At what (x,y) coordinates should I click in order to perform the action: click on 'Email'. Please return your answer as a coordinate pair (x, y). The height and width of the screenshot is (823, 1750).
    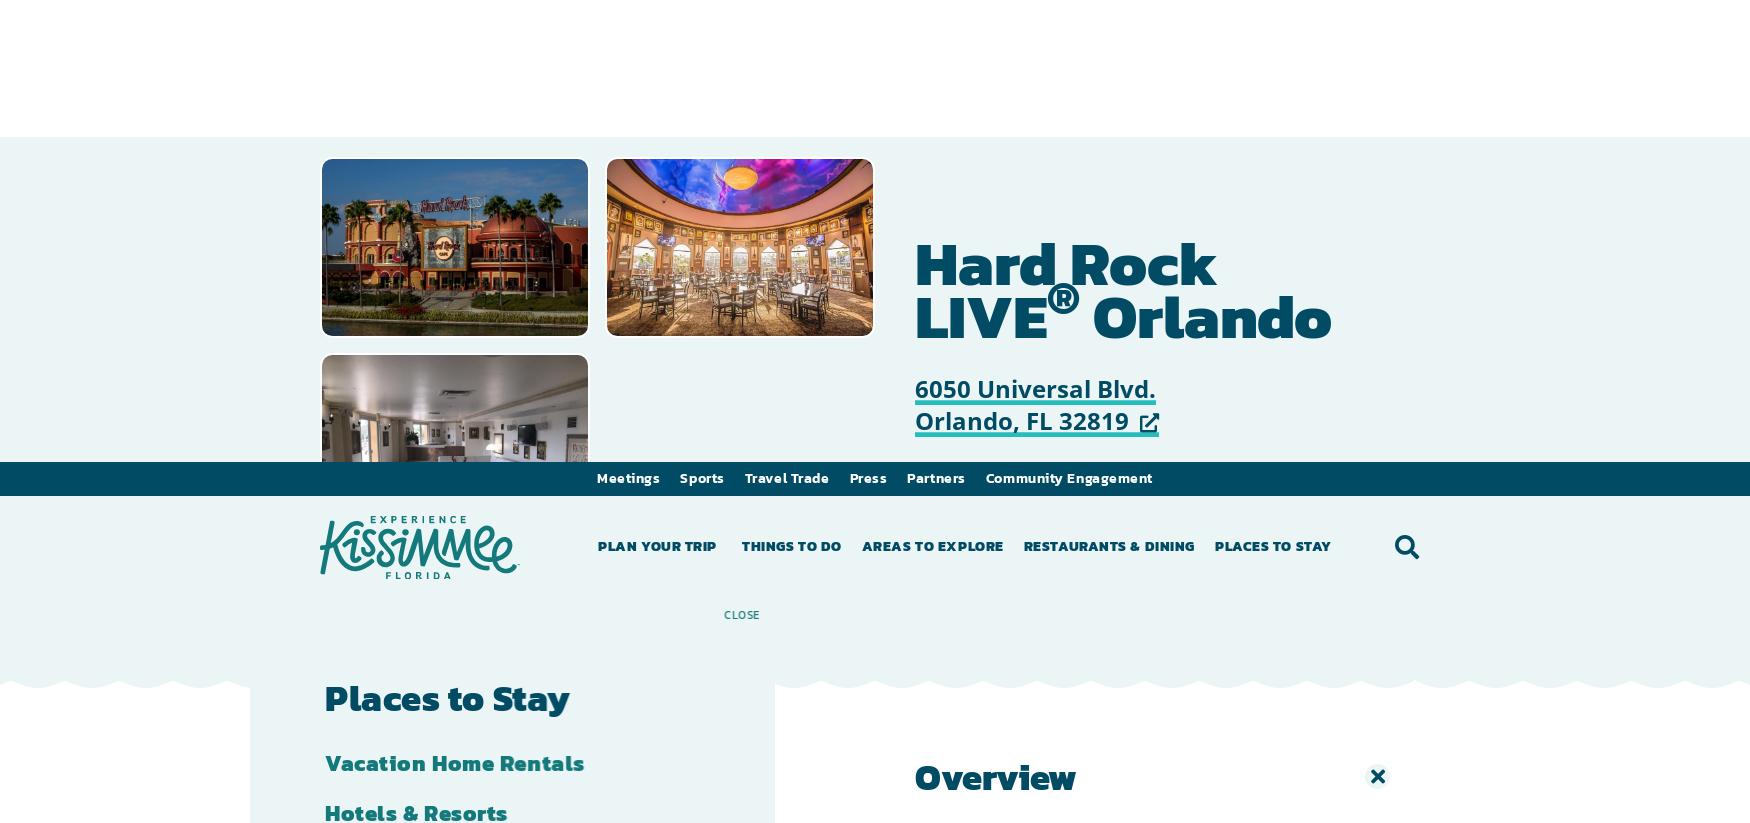
    Looking at the image, I should click on (1100, 87).